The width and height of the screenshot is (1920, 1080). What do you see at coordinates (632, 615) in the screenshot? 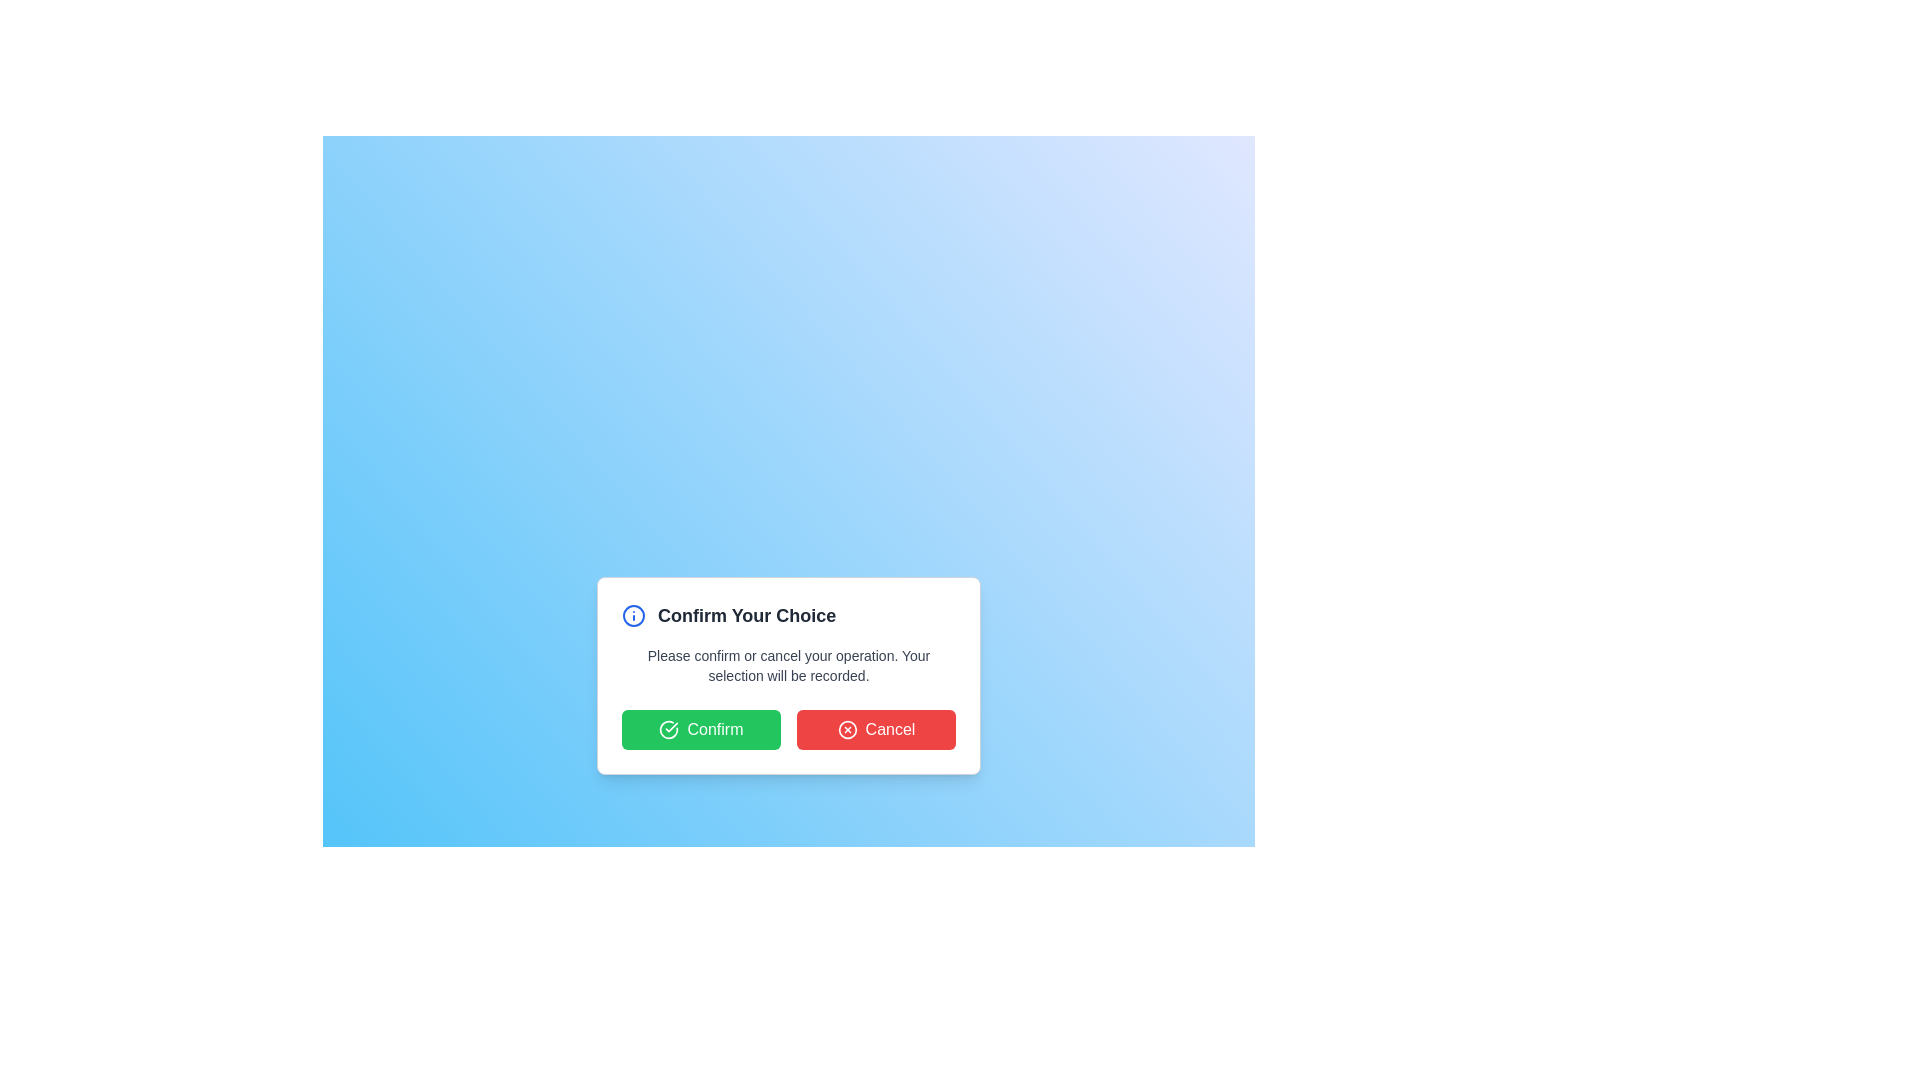
I see `the circular blue information icon located to the left of the 'Confirm Your Choice' header in the modal dialog box for additional details` at bounding box center [632, 615].